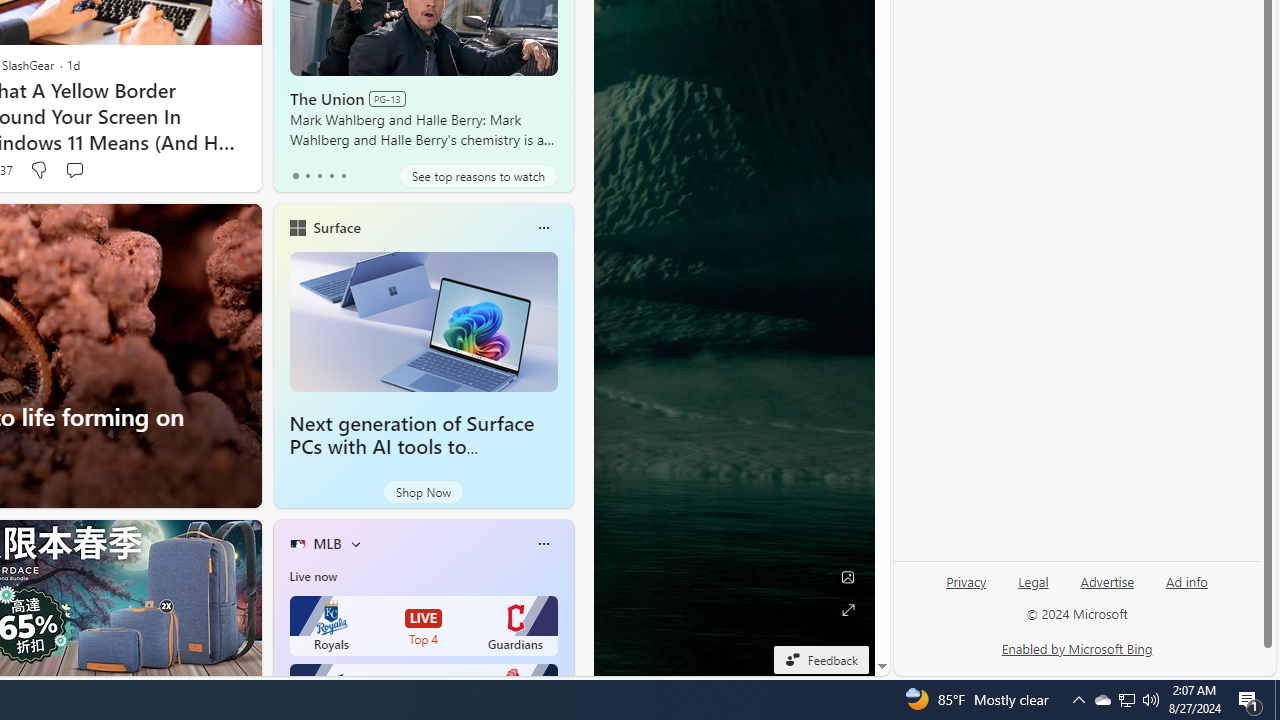  Describe the element at coordinates (848, 609) in the screenshot. I see `'Expand background'` at that location.